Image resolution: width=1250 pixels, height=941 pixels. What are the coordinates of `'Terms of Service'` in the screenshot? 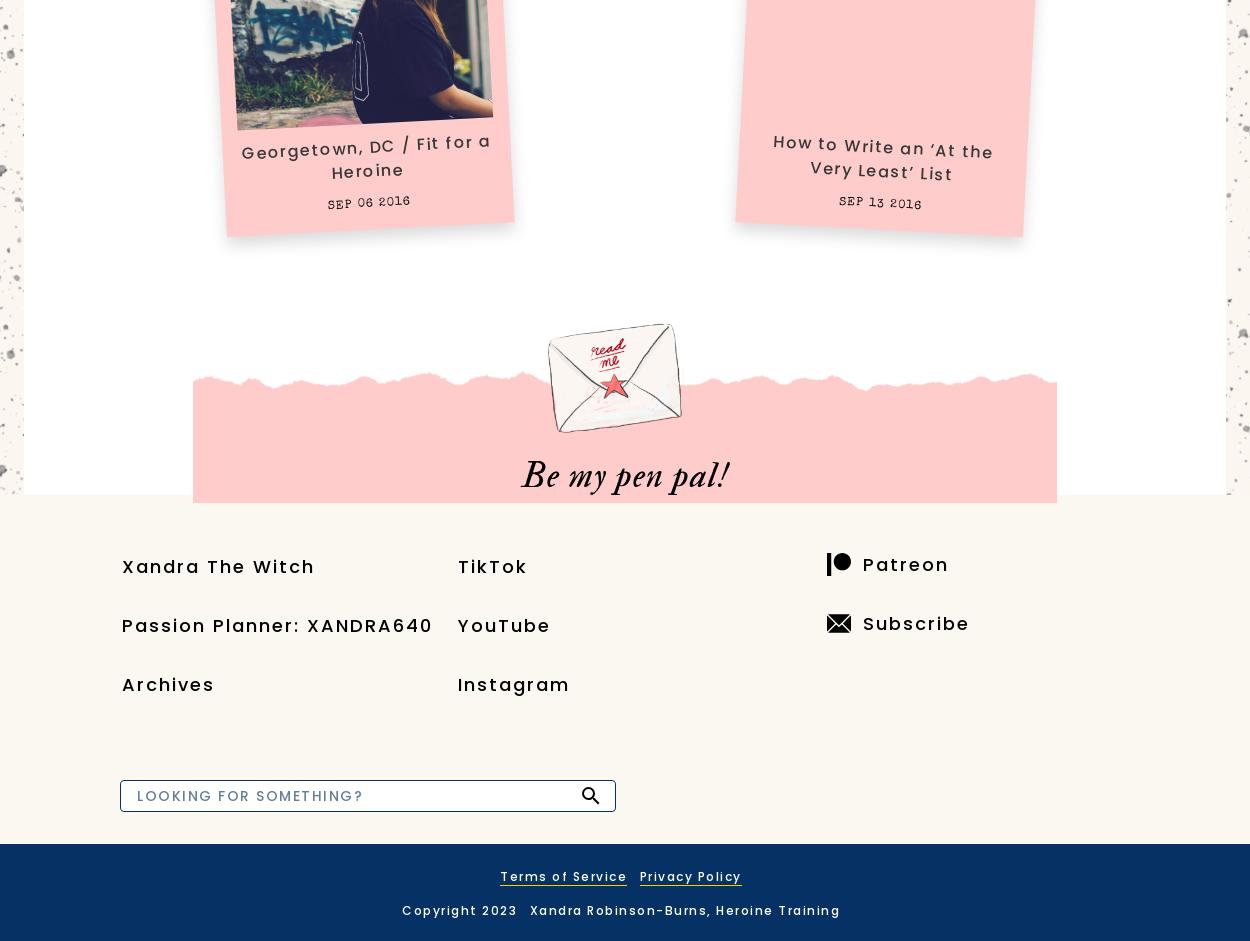 It's located at (500, 876).